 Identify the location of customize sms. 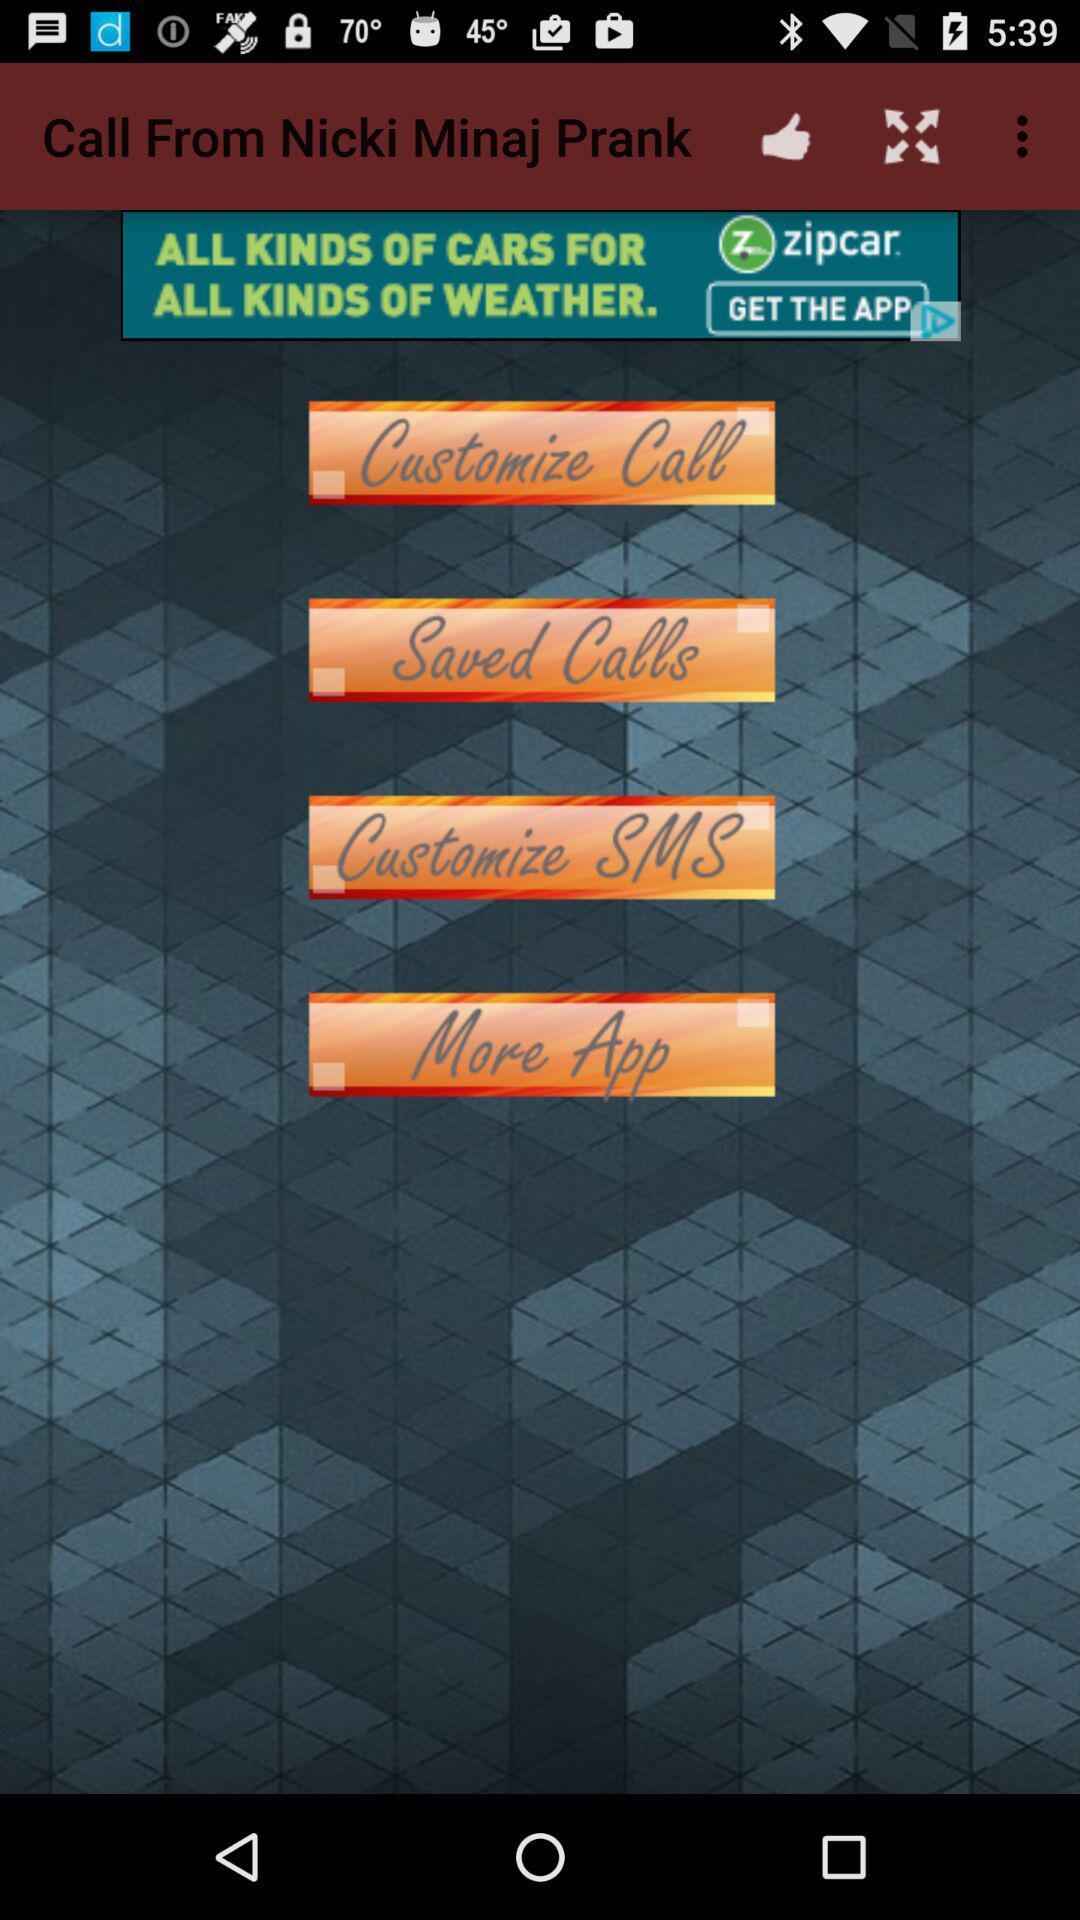
(540, 847).